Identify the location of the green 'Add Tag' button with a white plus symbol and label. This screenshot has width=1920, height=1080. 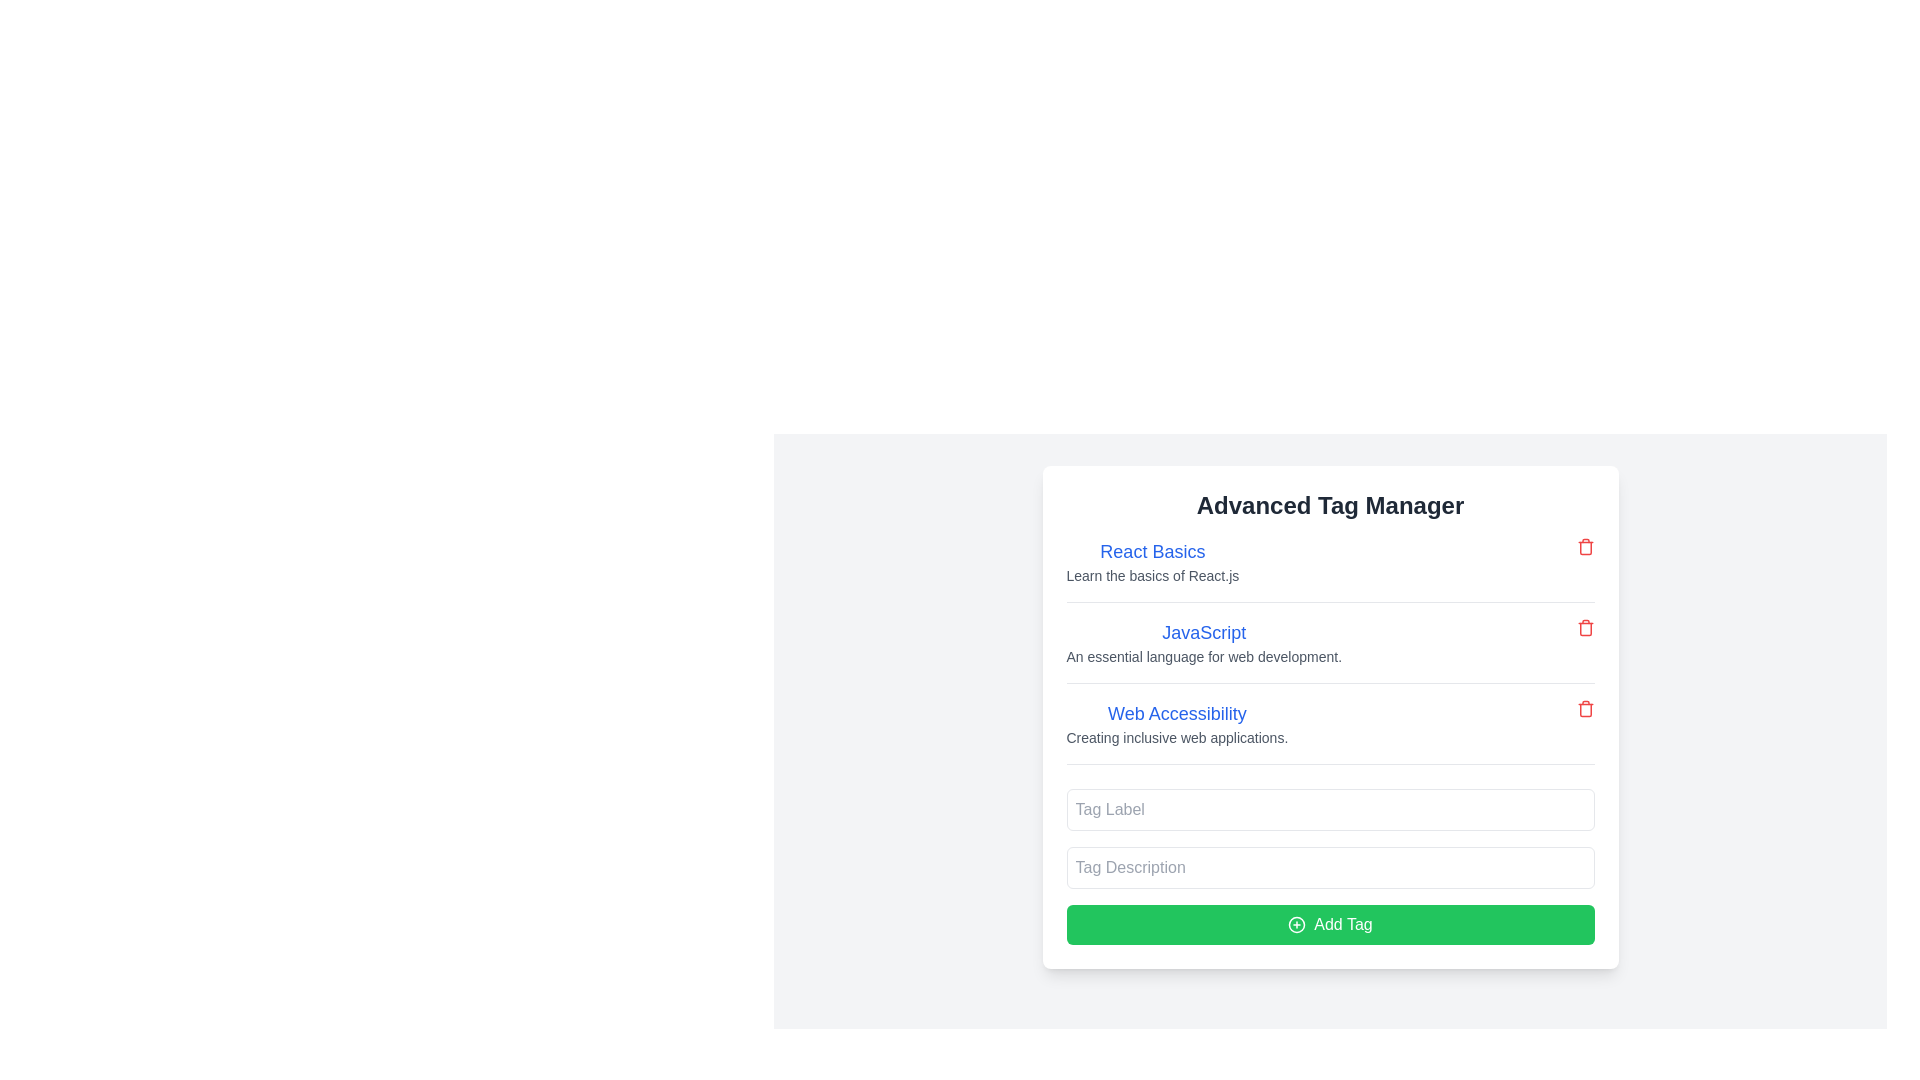
(1330, 925).